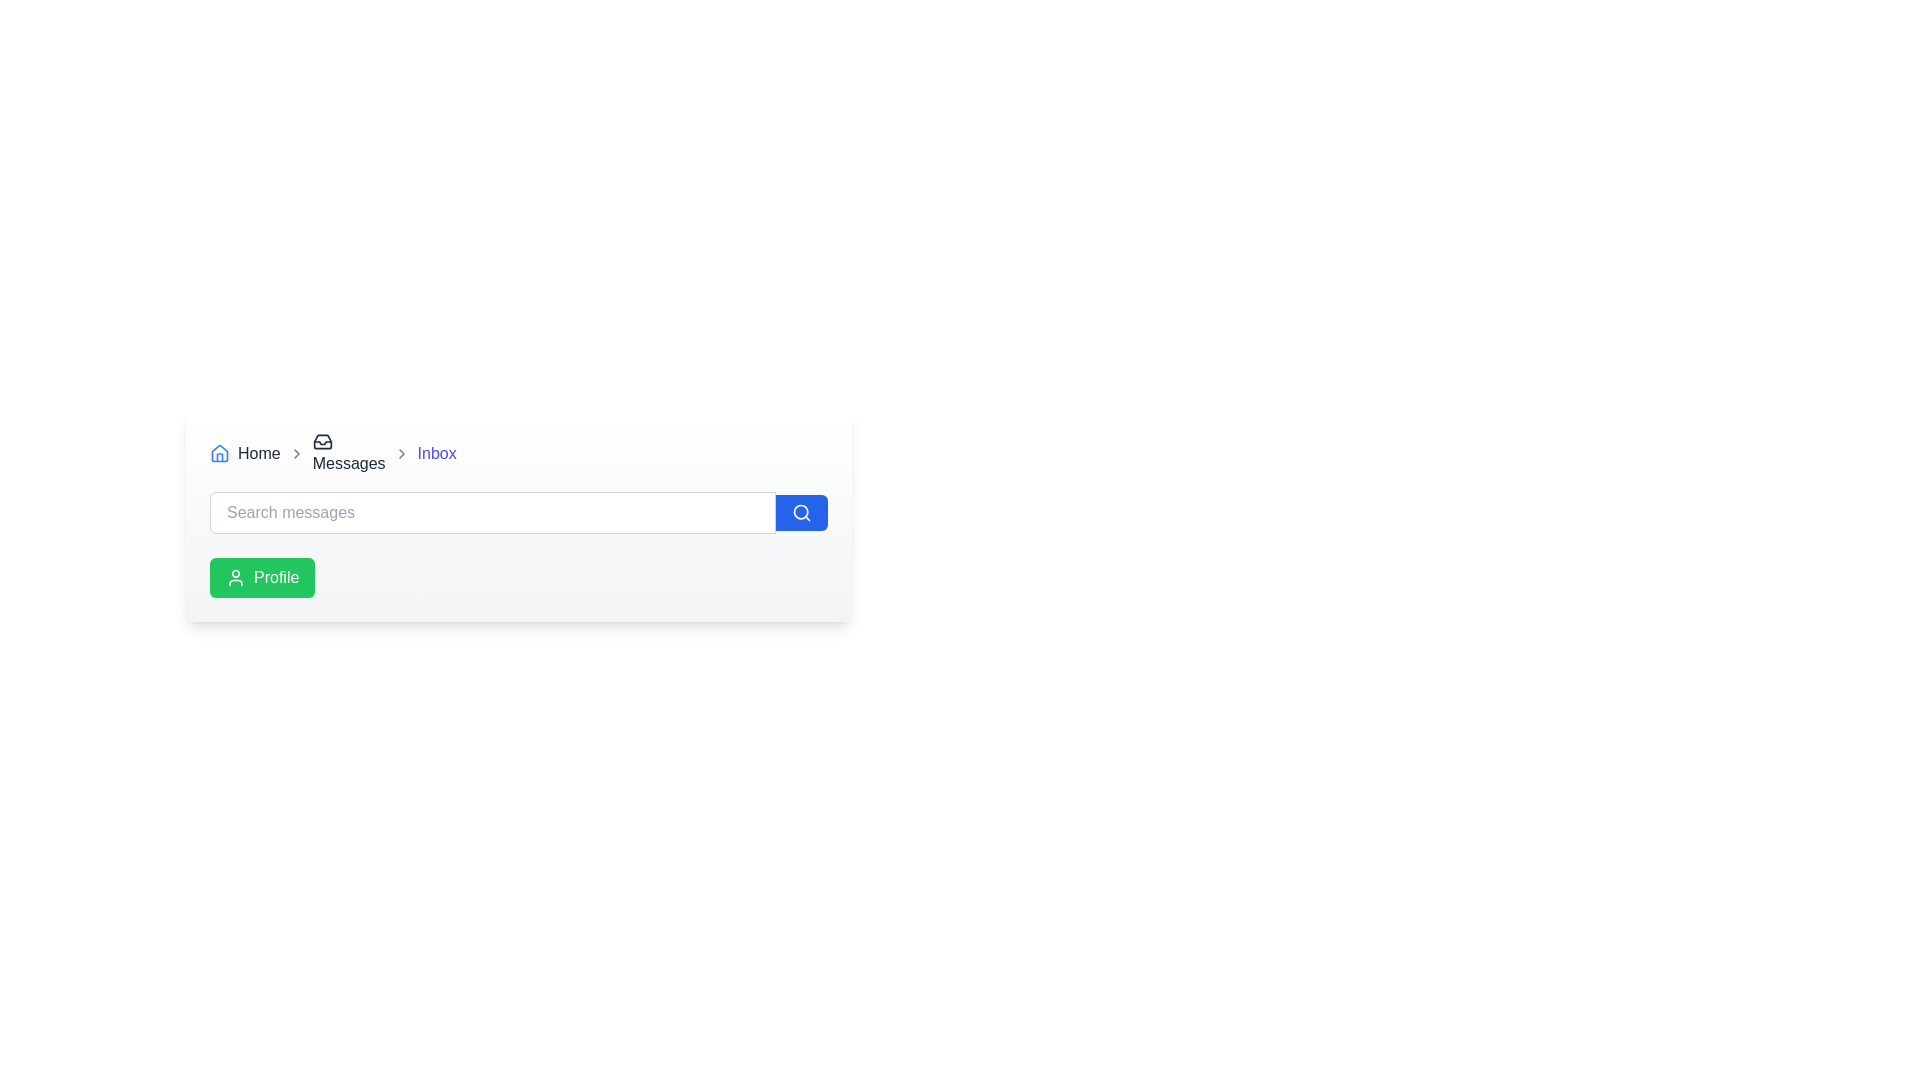 The height and width of the screenshot is (1080, 1920). I want to click on the text input field styled with a light gray border and rounded corners that contains the placeholder text 'Search messages', so click(493, 512).